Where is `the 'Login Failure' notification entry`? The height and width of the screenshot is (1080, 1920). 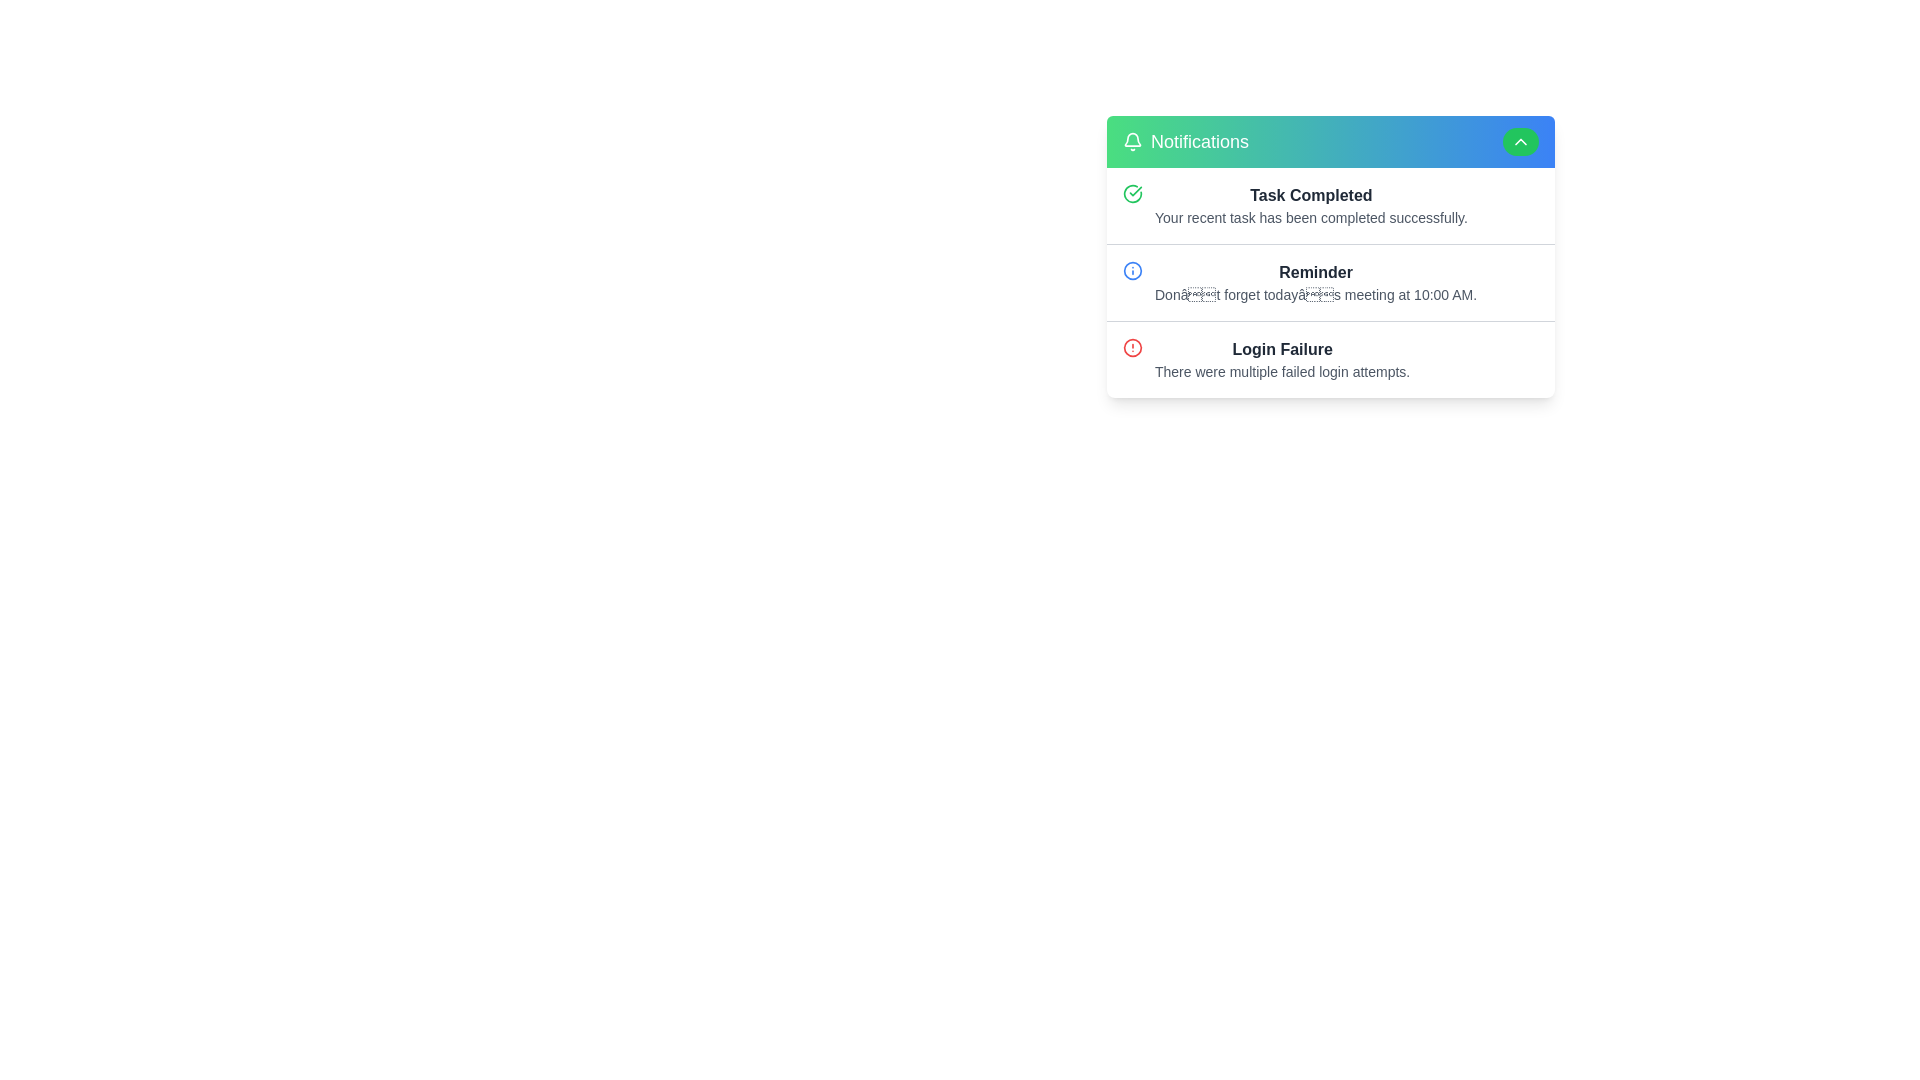
the 'Login Failure' notification entry is located at coordinates (1330, 357).